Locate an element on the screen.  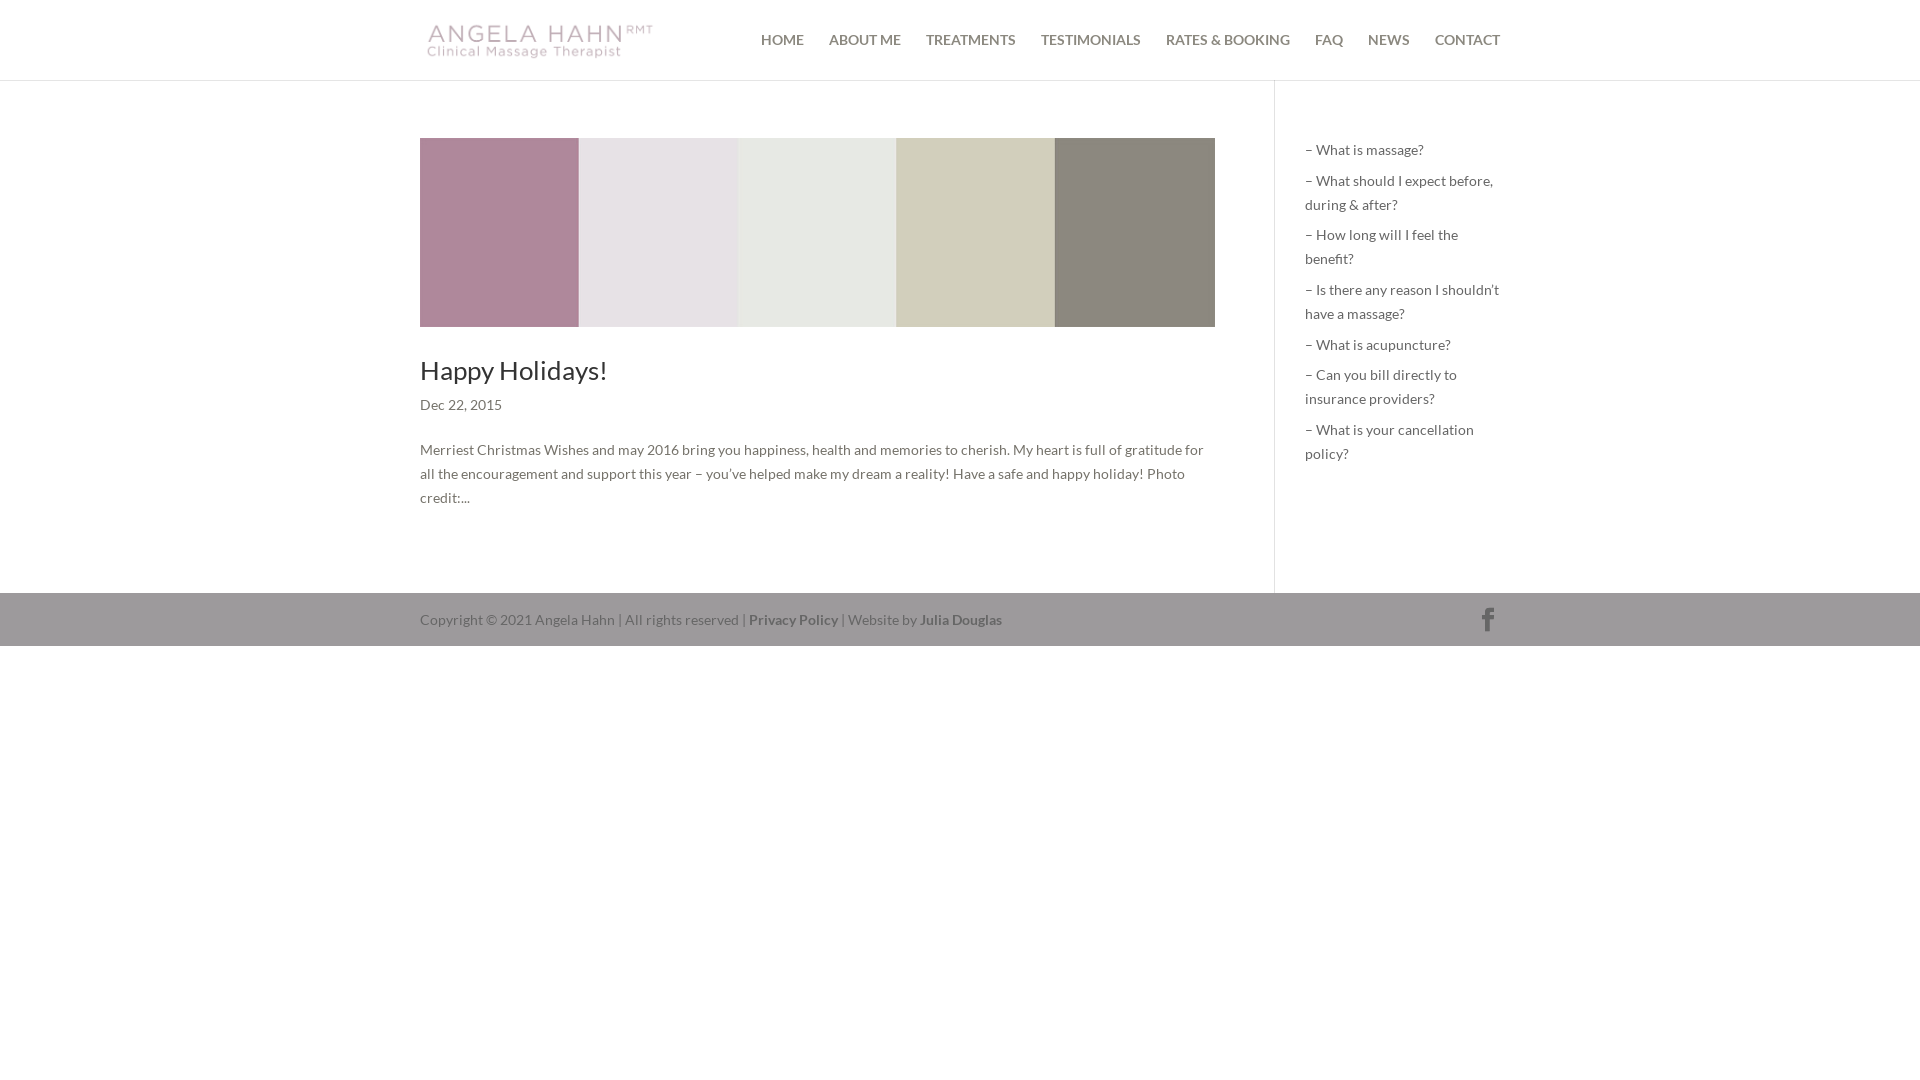
'RATES & BOOKING' is located at coordinates (1227, 55).